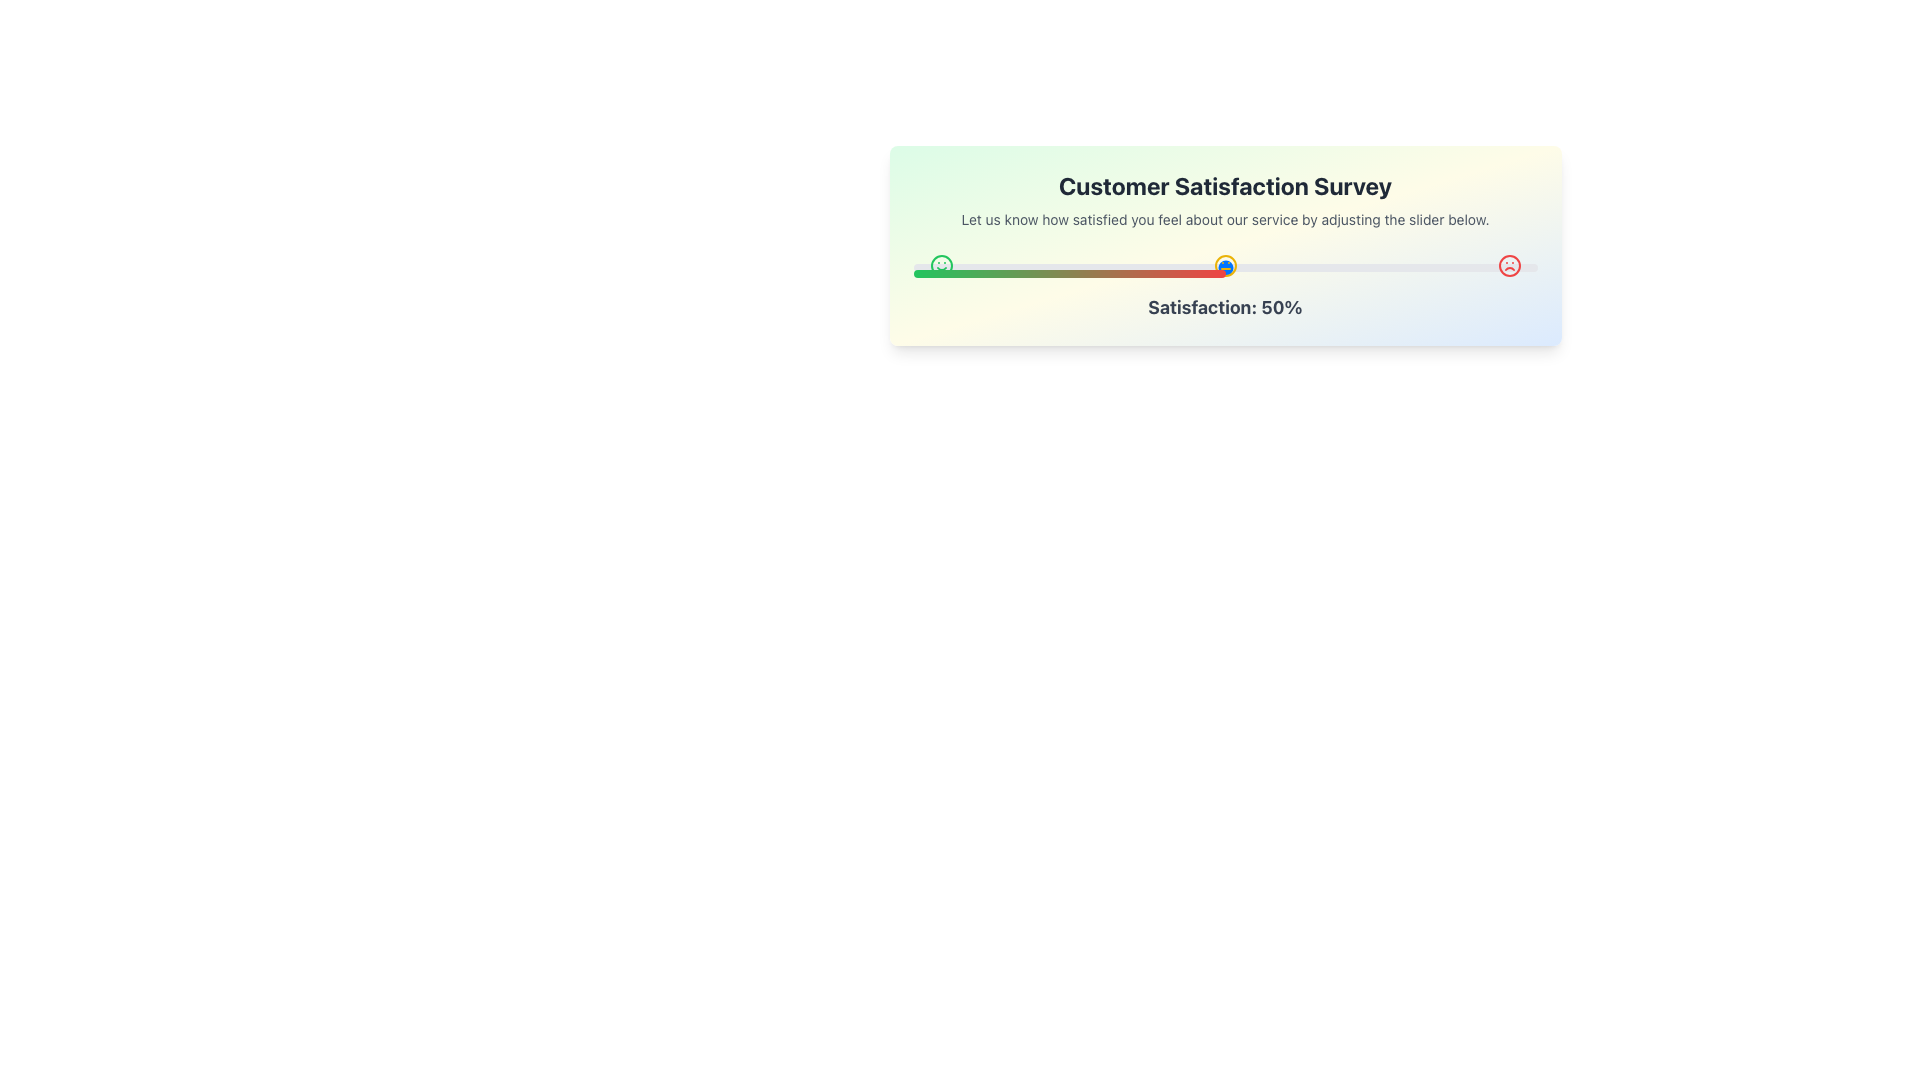 This screenshot has width=1920, height=1080. What do you see at coordinates (1274, 266) in the screenshot?
I see `satisfaction level` at bounding box center [1274, 266].